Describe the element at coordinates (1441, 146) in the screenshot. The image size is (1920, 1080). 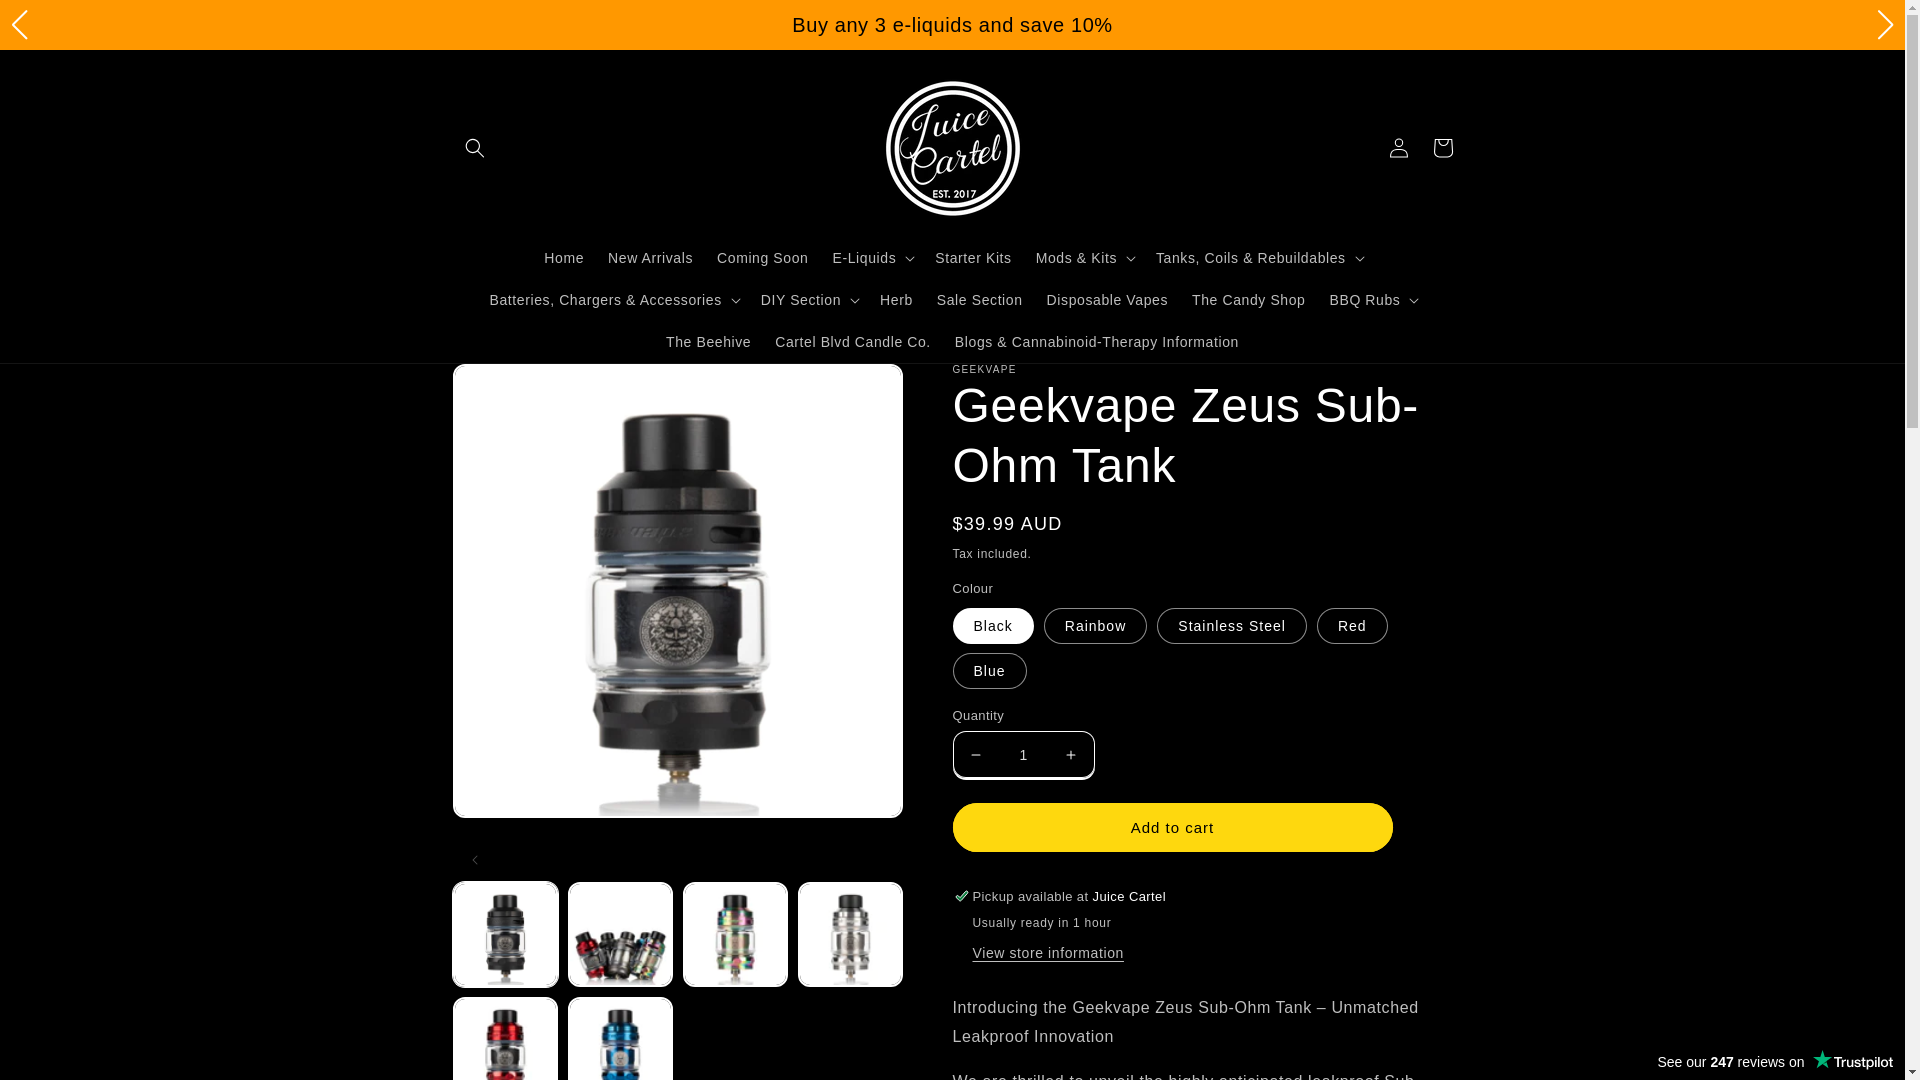
I see `'Cart'` at that location.